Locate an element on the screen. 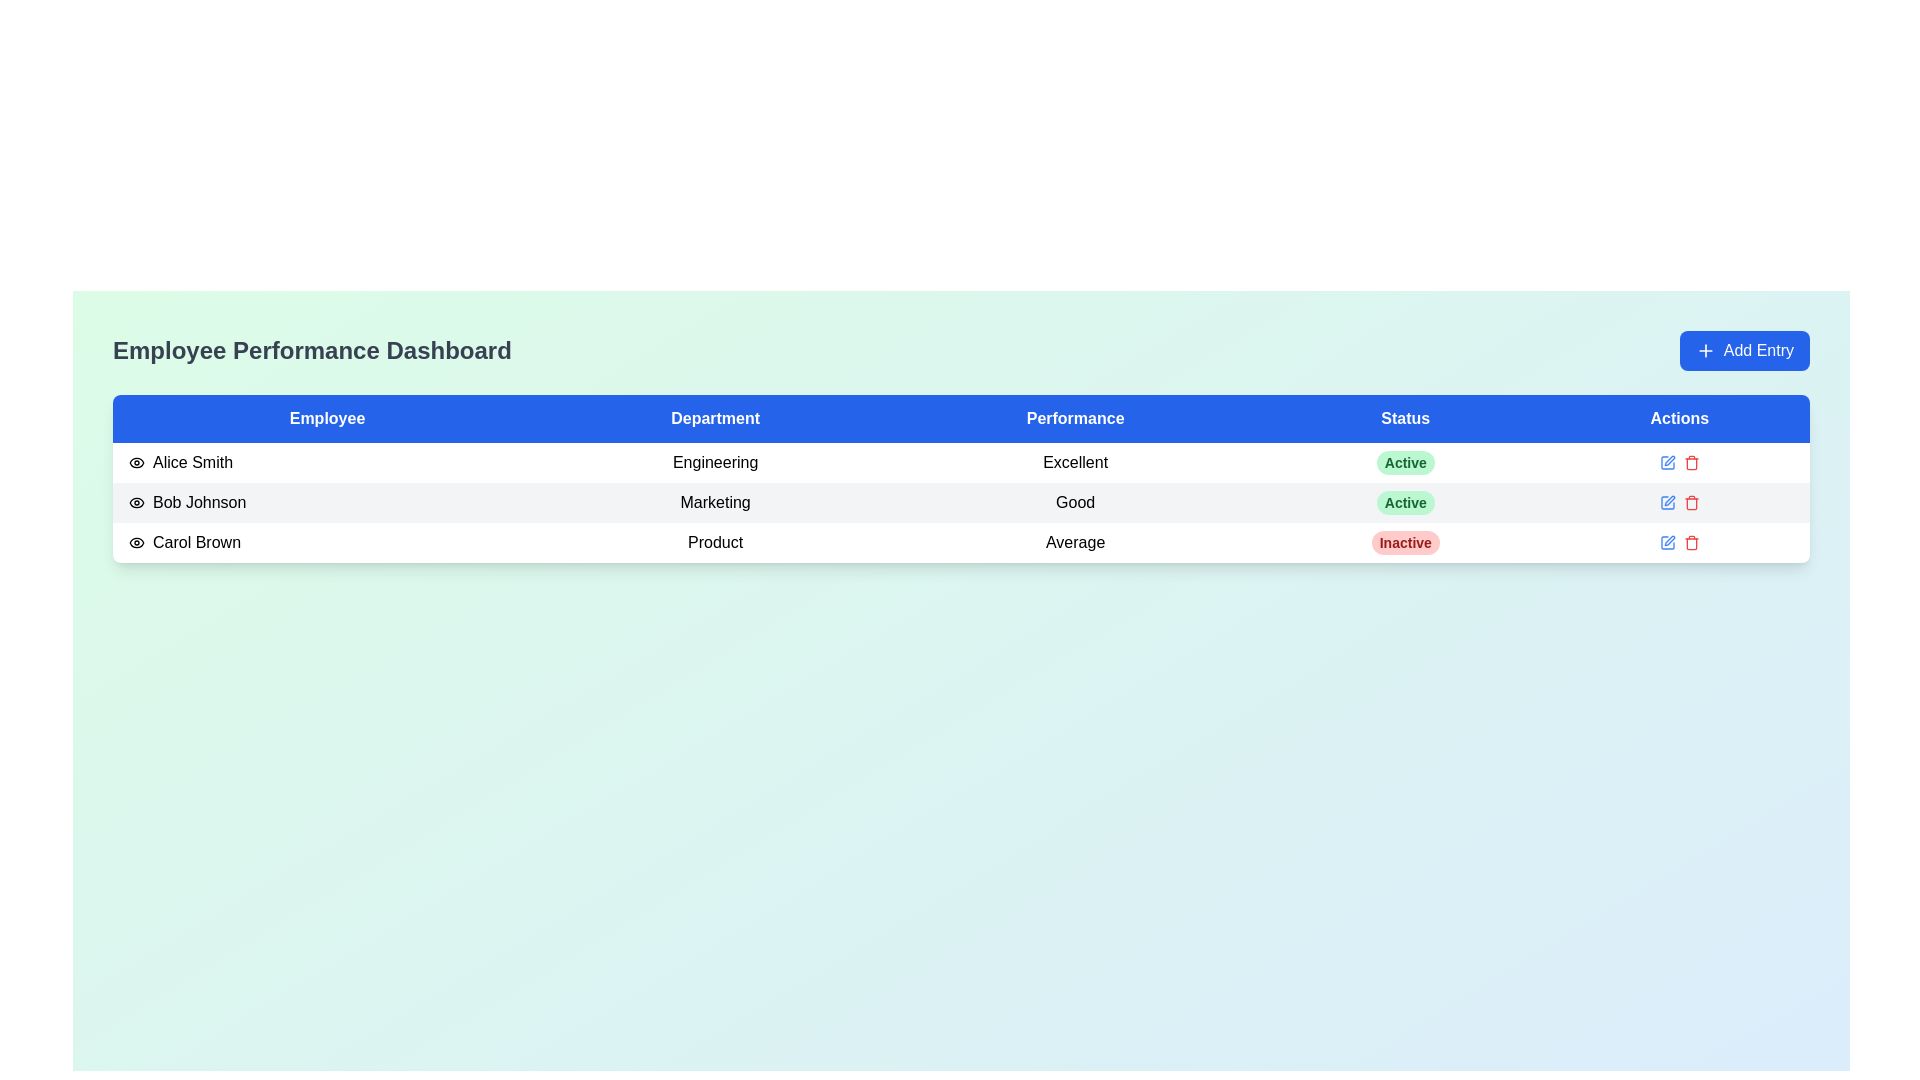 The image size is (1920, 1080). the details of the pencil icon representing the editing action located in the rightmost column labeled 'Actions' in the table for 'Bob Johnson' is located at coordinates (1667, 501).